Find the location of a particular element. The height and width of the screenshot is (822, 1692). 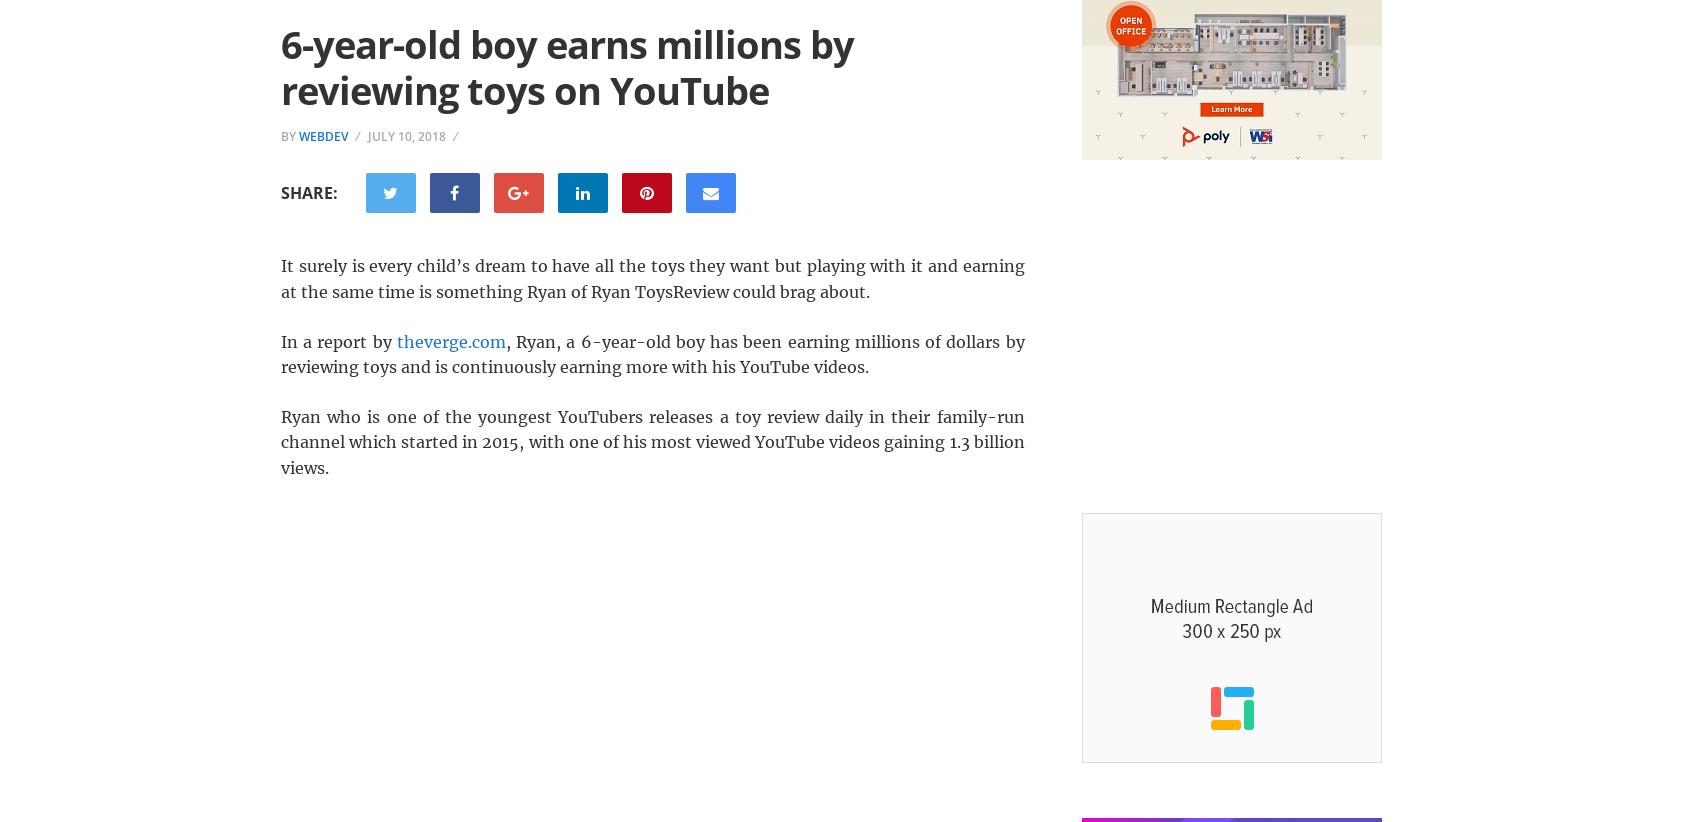

'theverge.com' is located at coordinates (449, 339).